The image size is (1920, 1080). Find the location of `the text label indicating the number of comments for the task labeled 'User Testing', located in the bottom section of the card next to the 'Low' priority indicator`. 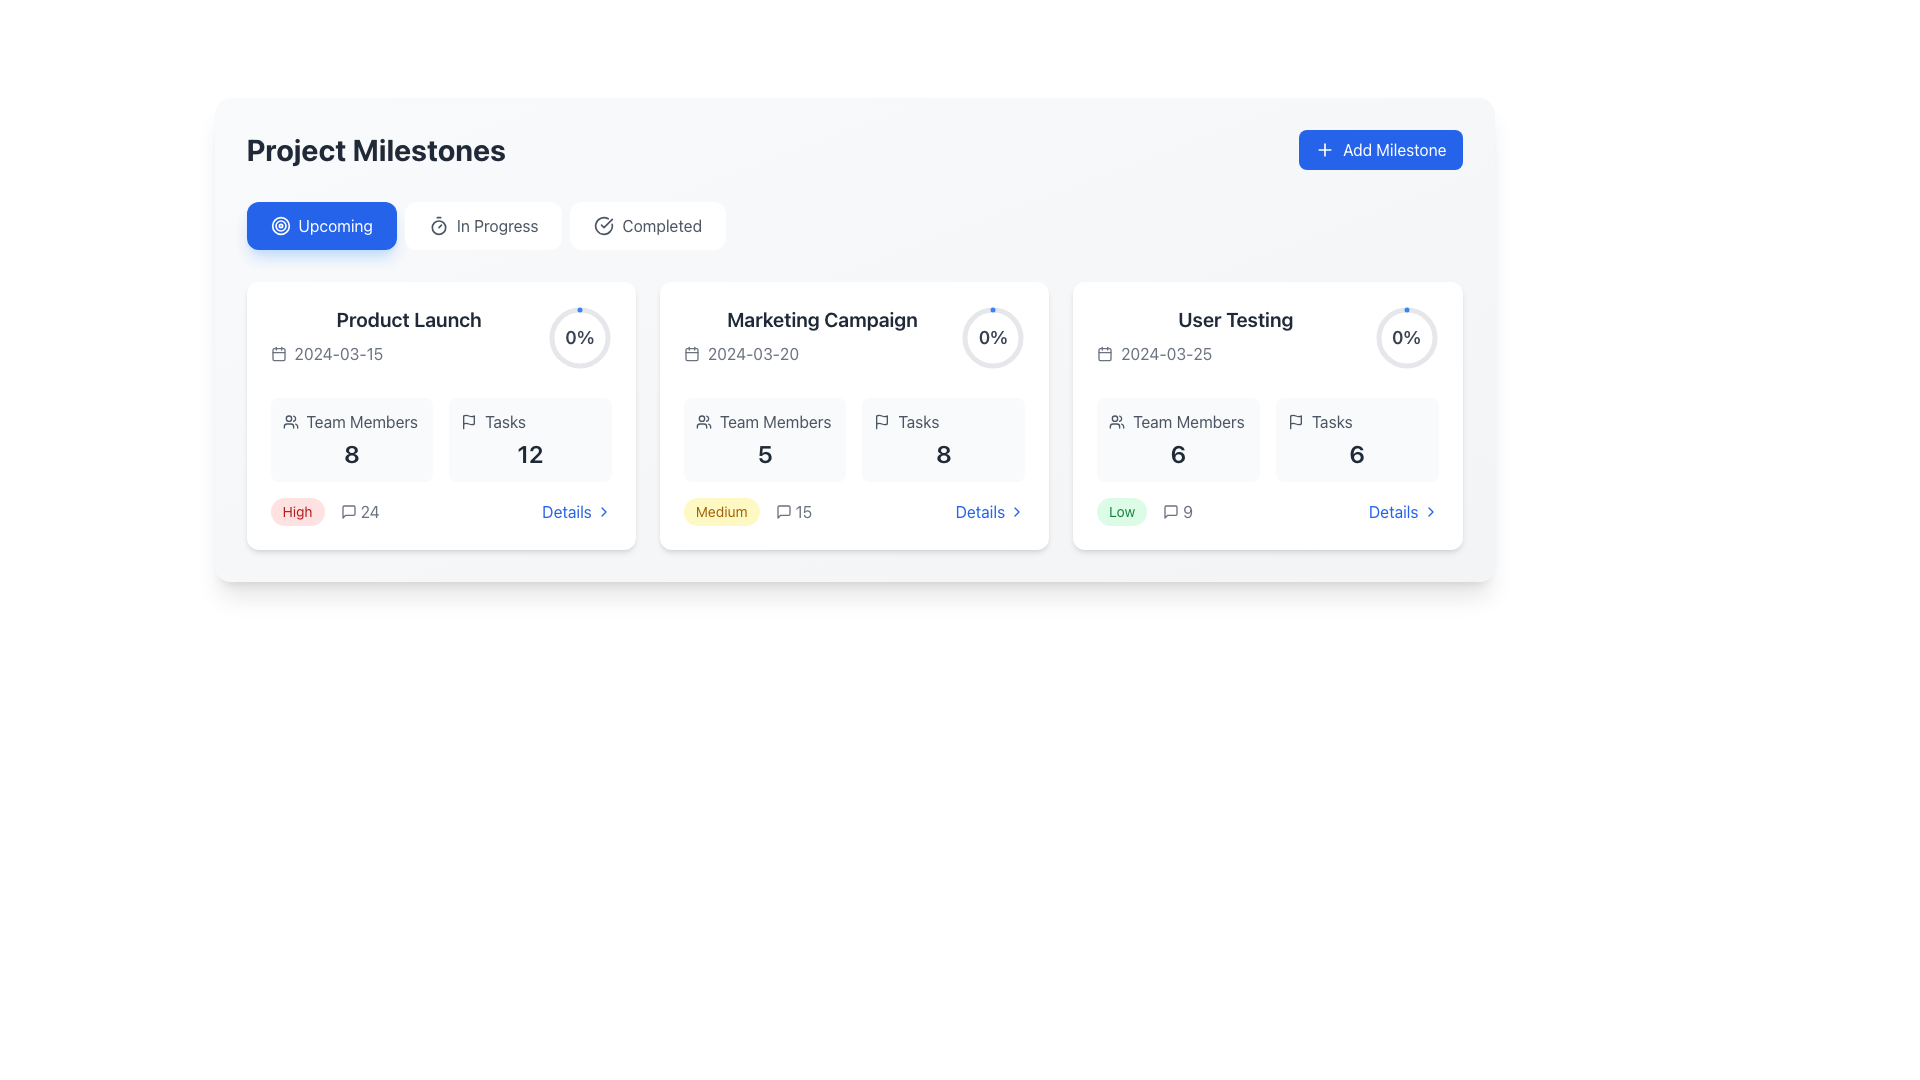

the text label indicating the number of comments for the task labeled 'User Testing', located in the bottom section of the card next to the 'Low' priority indicator is located at coordinates (1178, 511).